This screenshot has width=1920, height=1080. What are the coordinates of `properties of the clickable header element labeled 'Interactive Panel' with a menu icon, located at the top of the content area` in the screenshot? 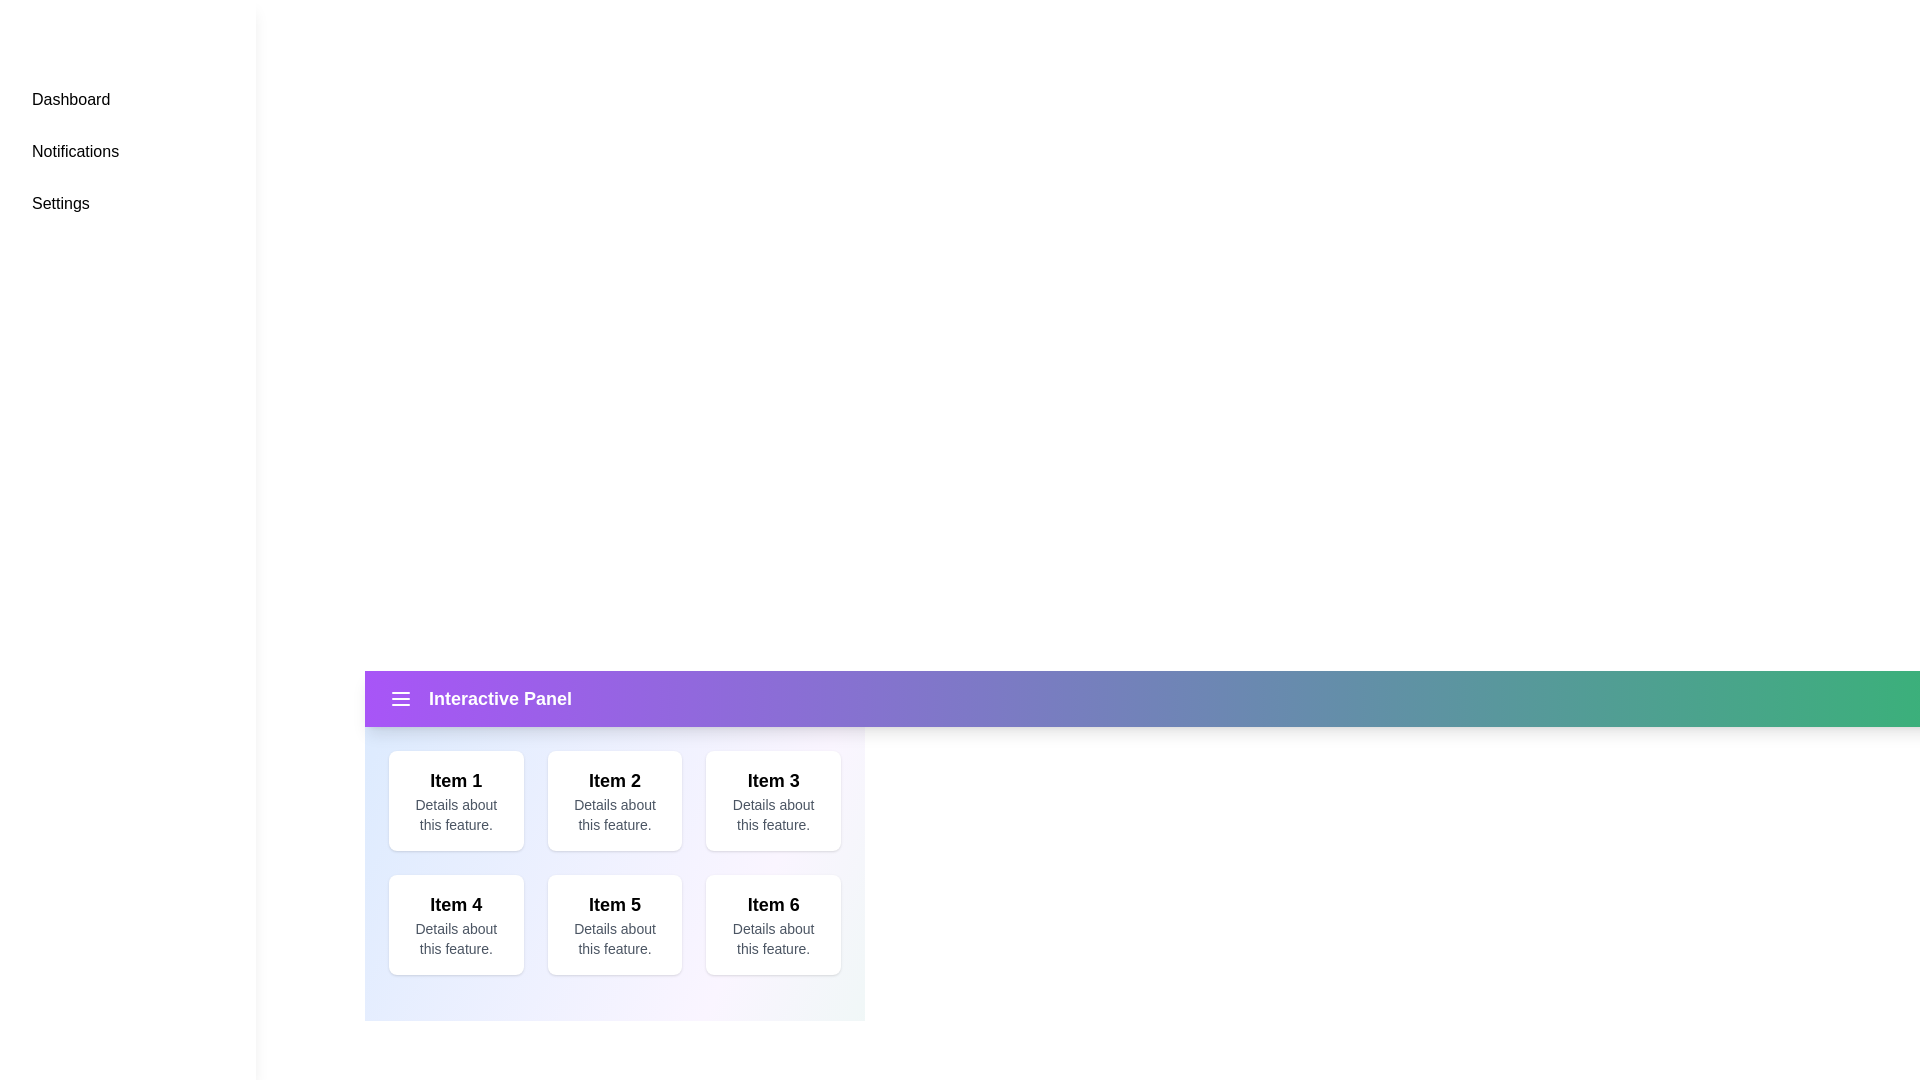 It's located at (480, 697).